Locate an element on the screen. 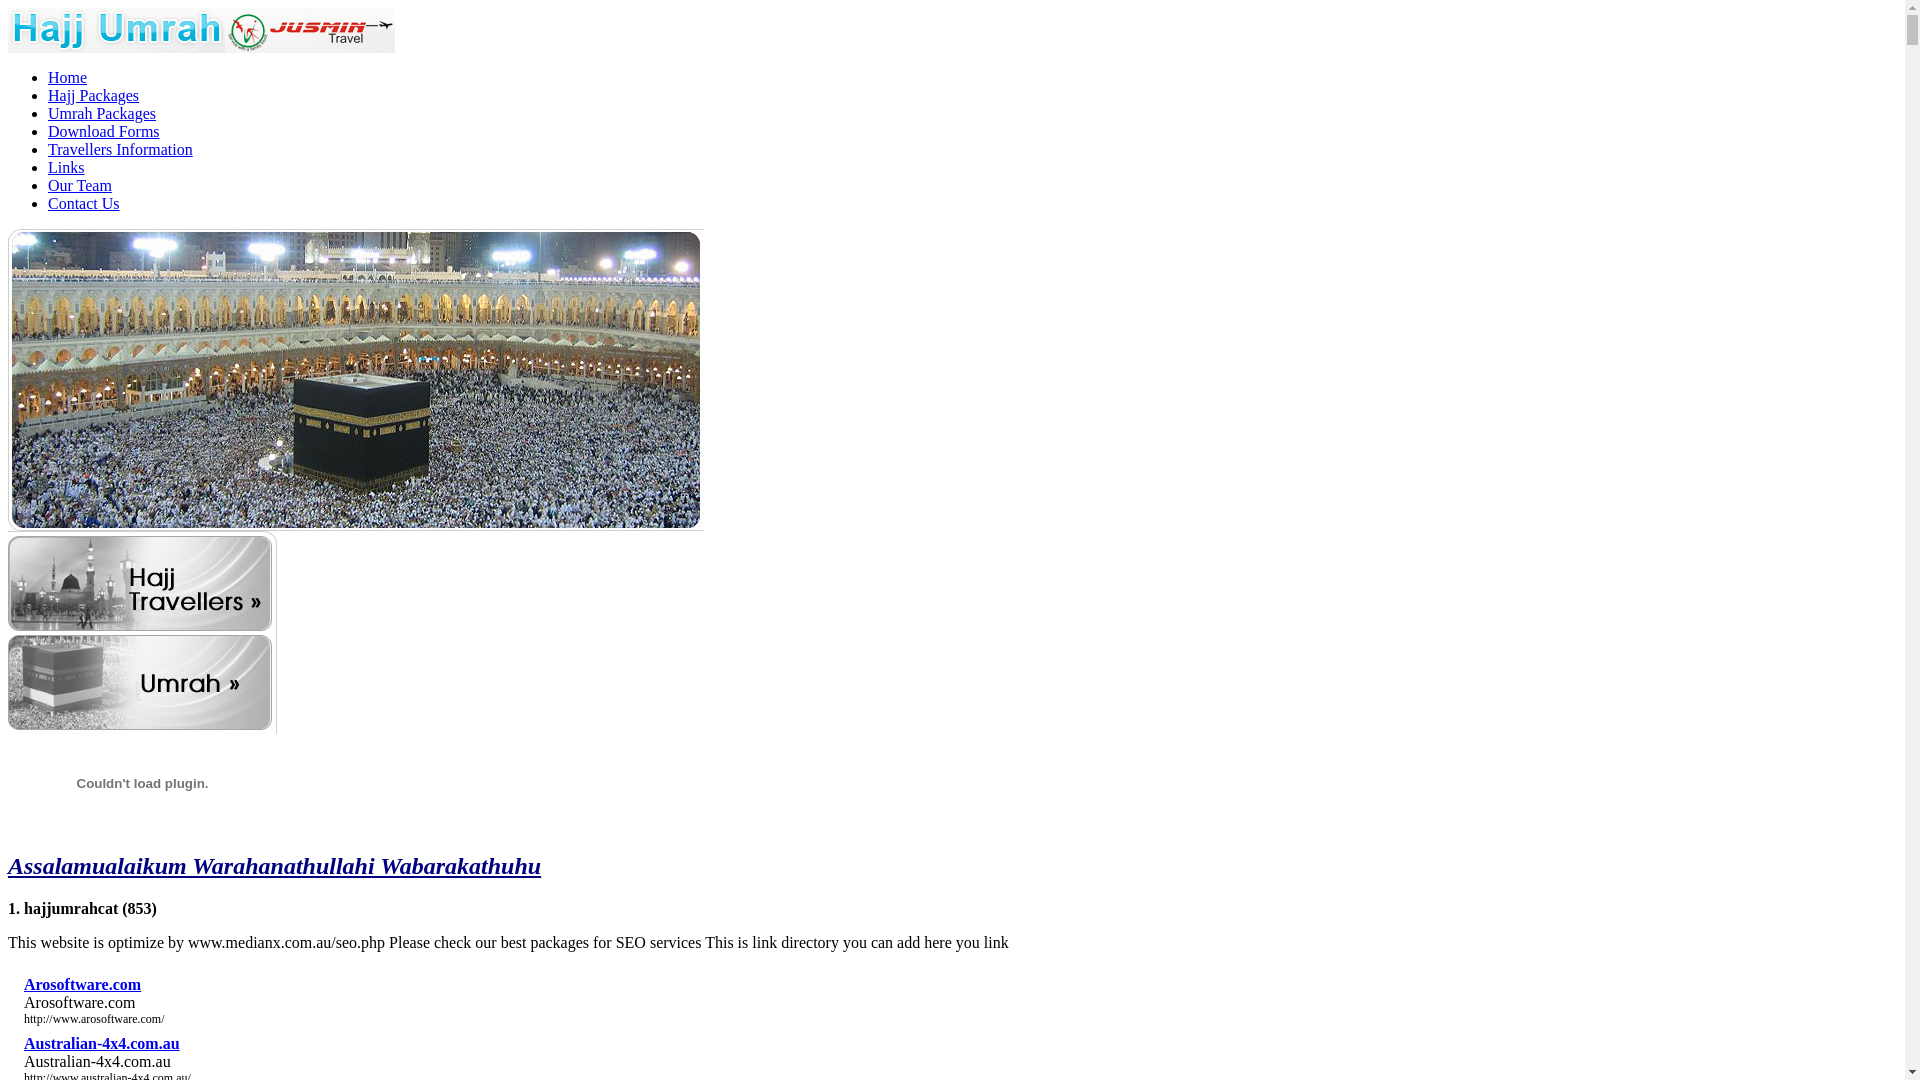  'Home' is located at coordinates (67, 76).